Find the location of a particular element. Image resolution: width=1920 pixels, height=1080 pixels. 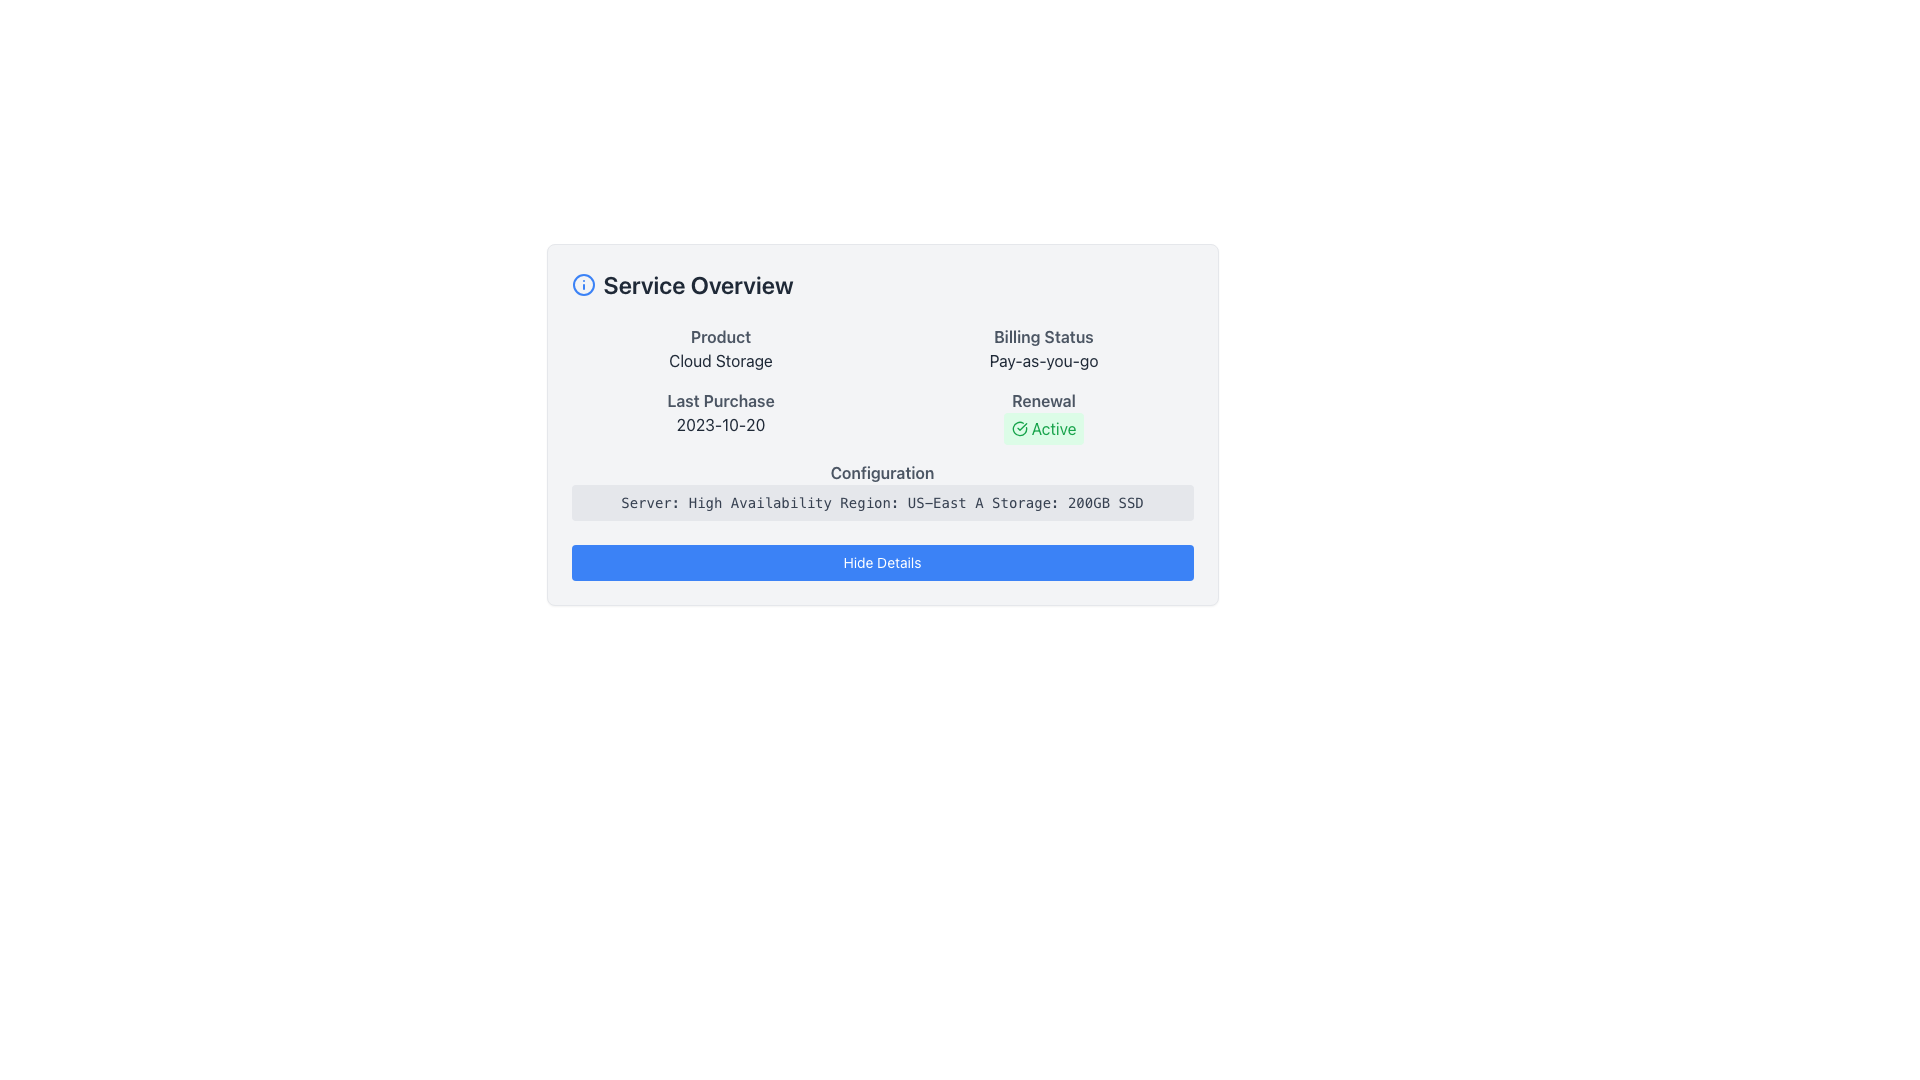

the bolded text label stating 'Configuration' which is gray in color and positioned above the detailed informational text area is located at coordinates (881, 473).